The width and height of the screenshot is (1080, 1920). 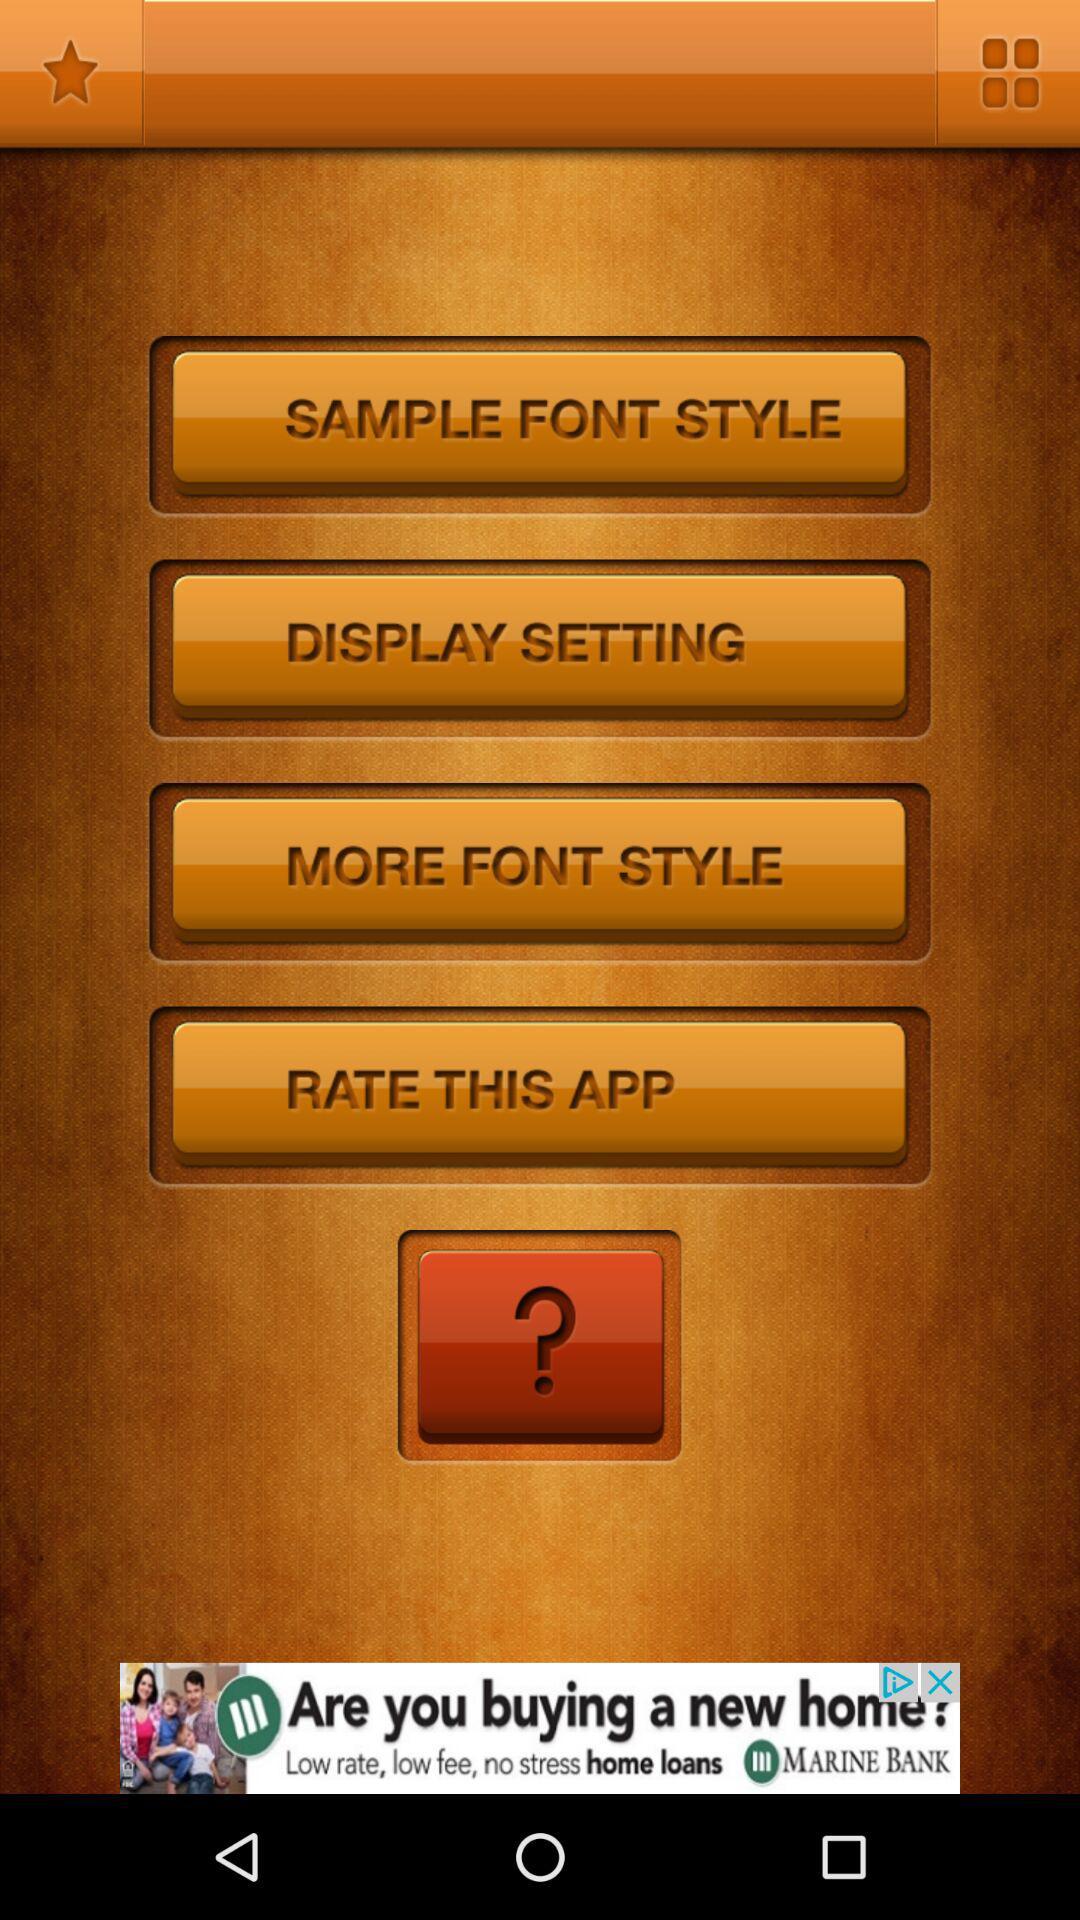 What do you see at coordinates (540, 1727) in the screenshot?
I see `advertising` at bounding box center [540, 1727].